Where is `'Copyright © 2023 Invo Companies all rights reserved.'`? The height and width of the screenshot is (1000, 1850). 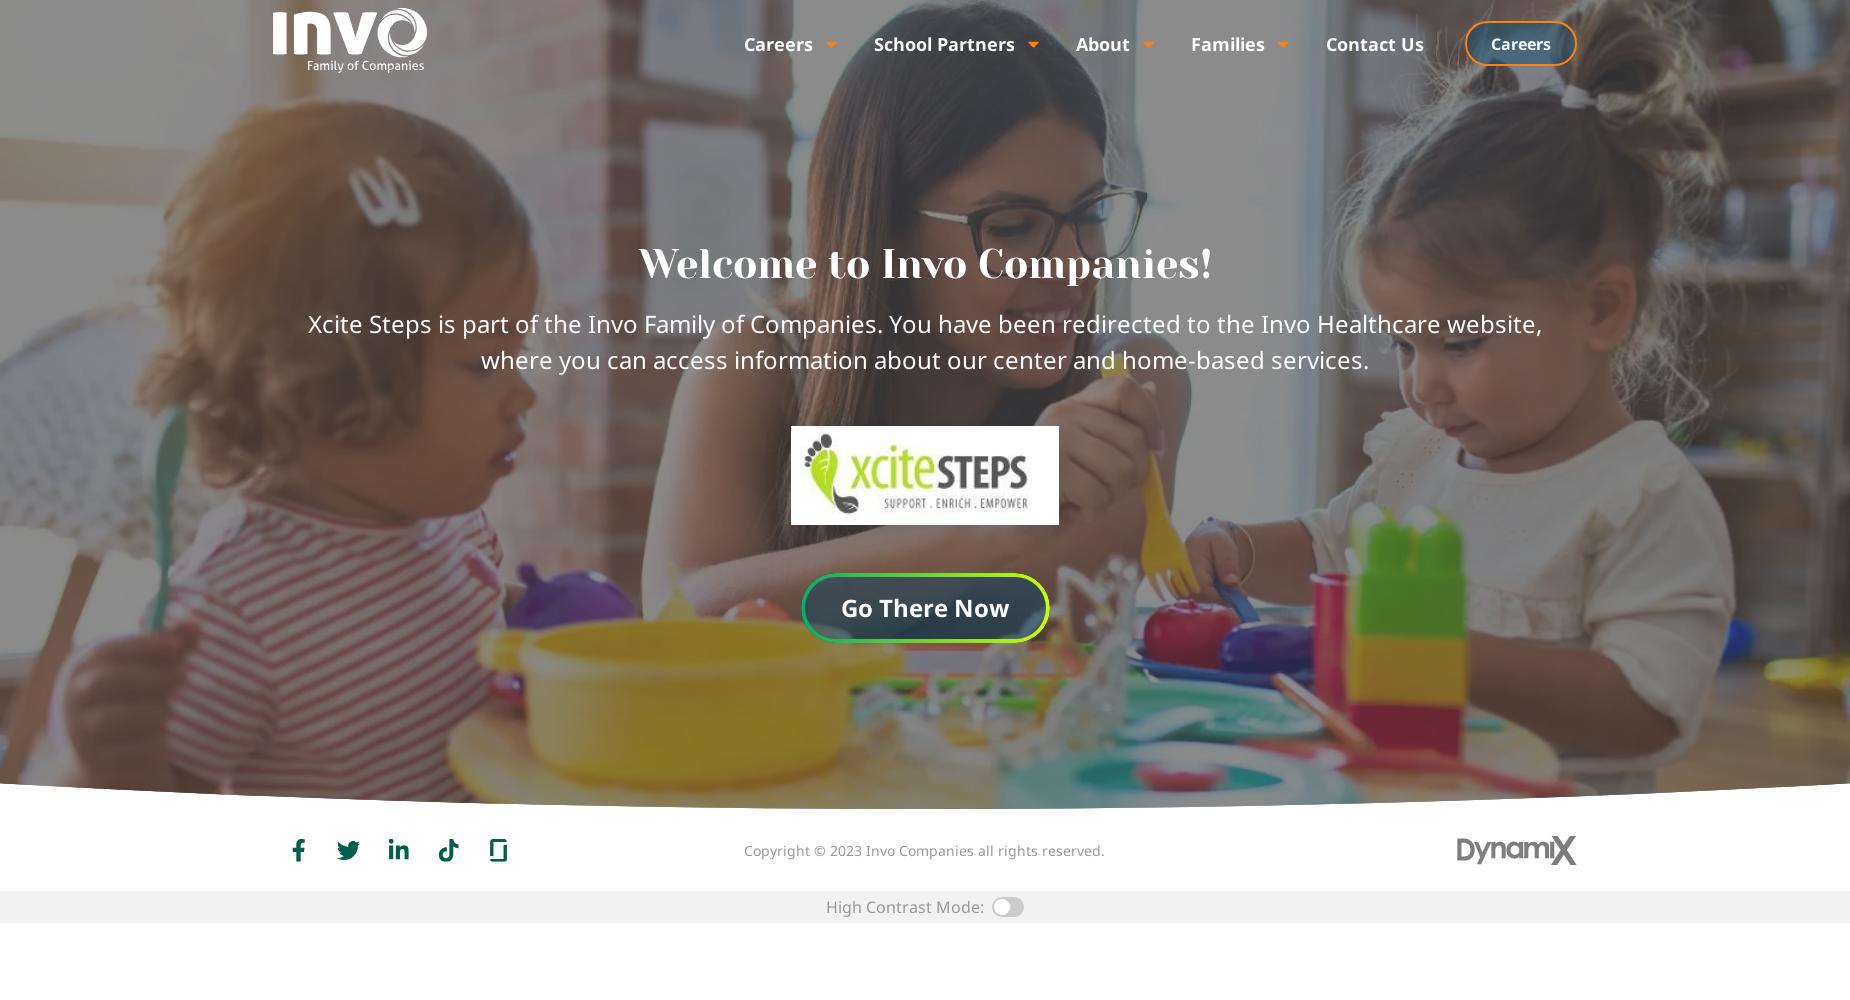
'Copyright © 2023 Invo Companies all rights reserved.' is located at coordinates (924, 848).